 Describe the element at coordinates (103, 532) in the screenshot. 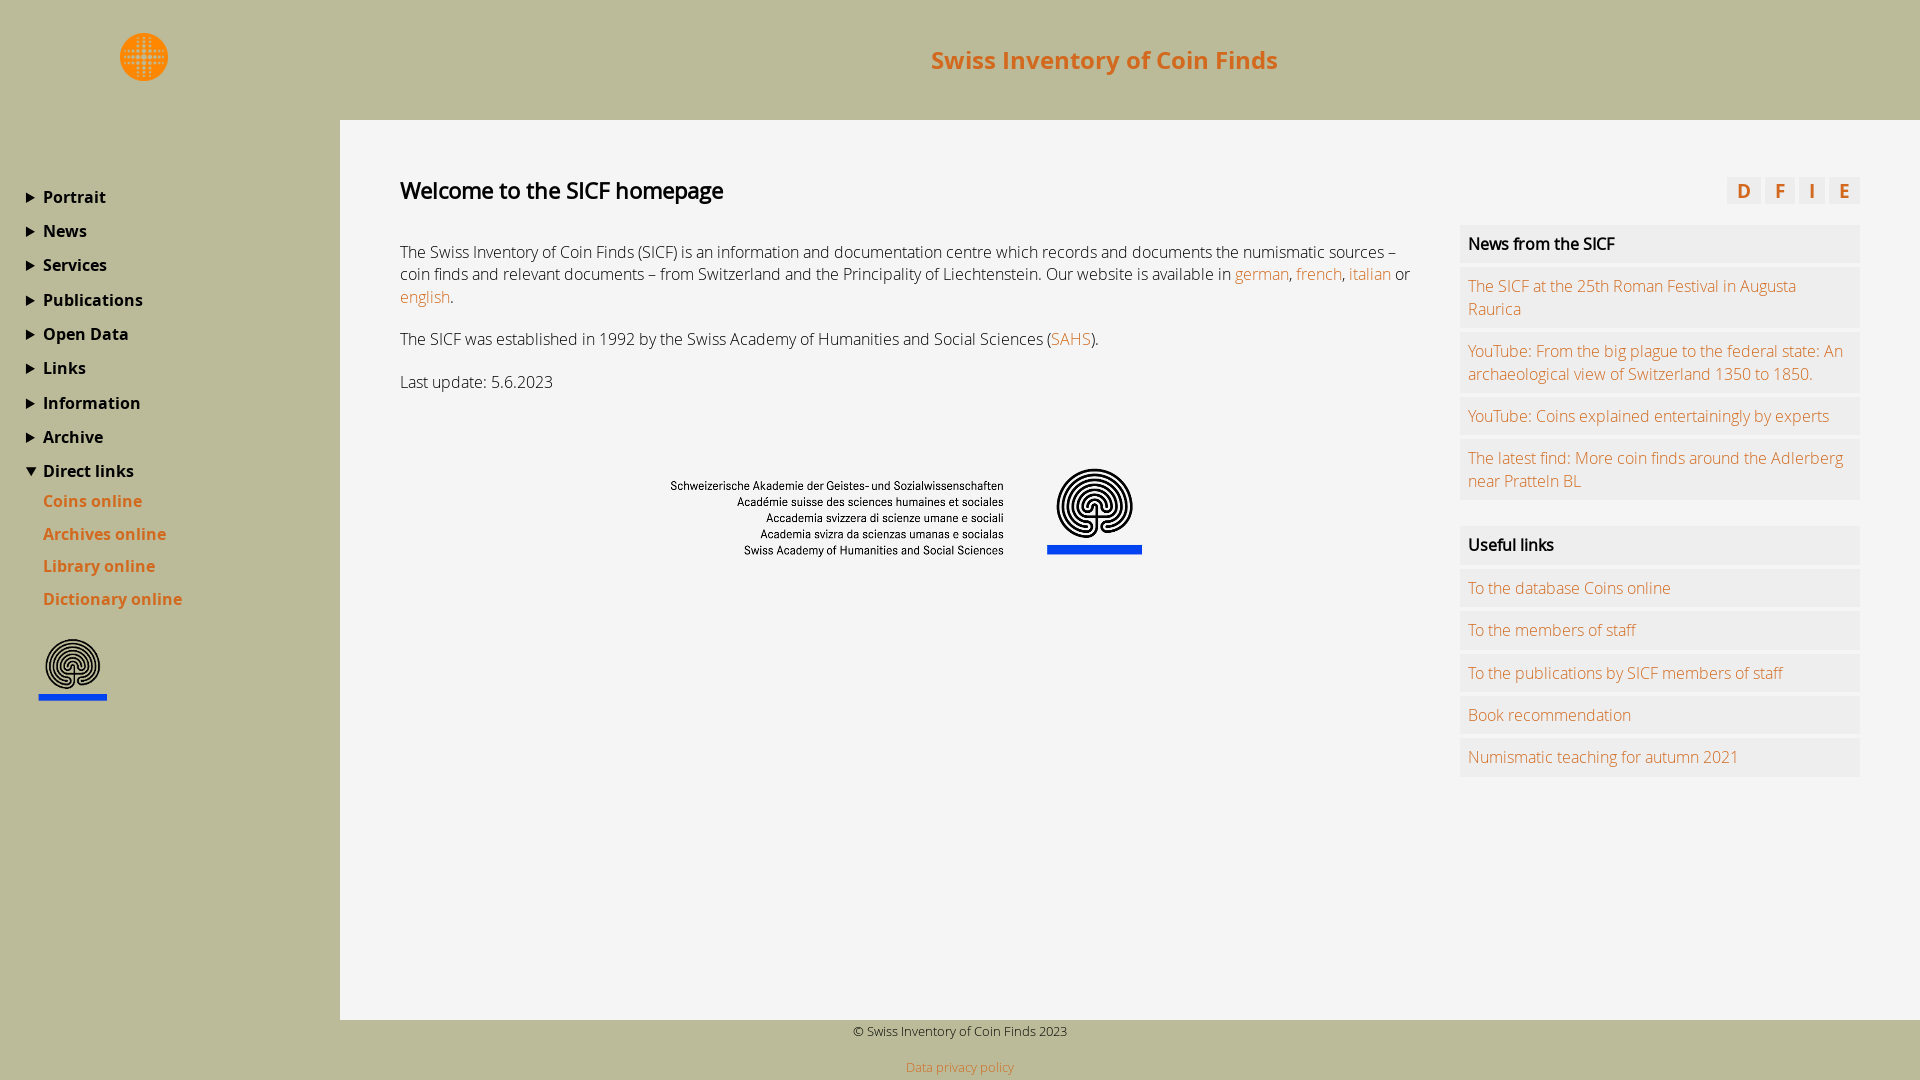

I see `'Archives online'` at that location.